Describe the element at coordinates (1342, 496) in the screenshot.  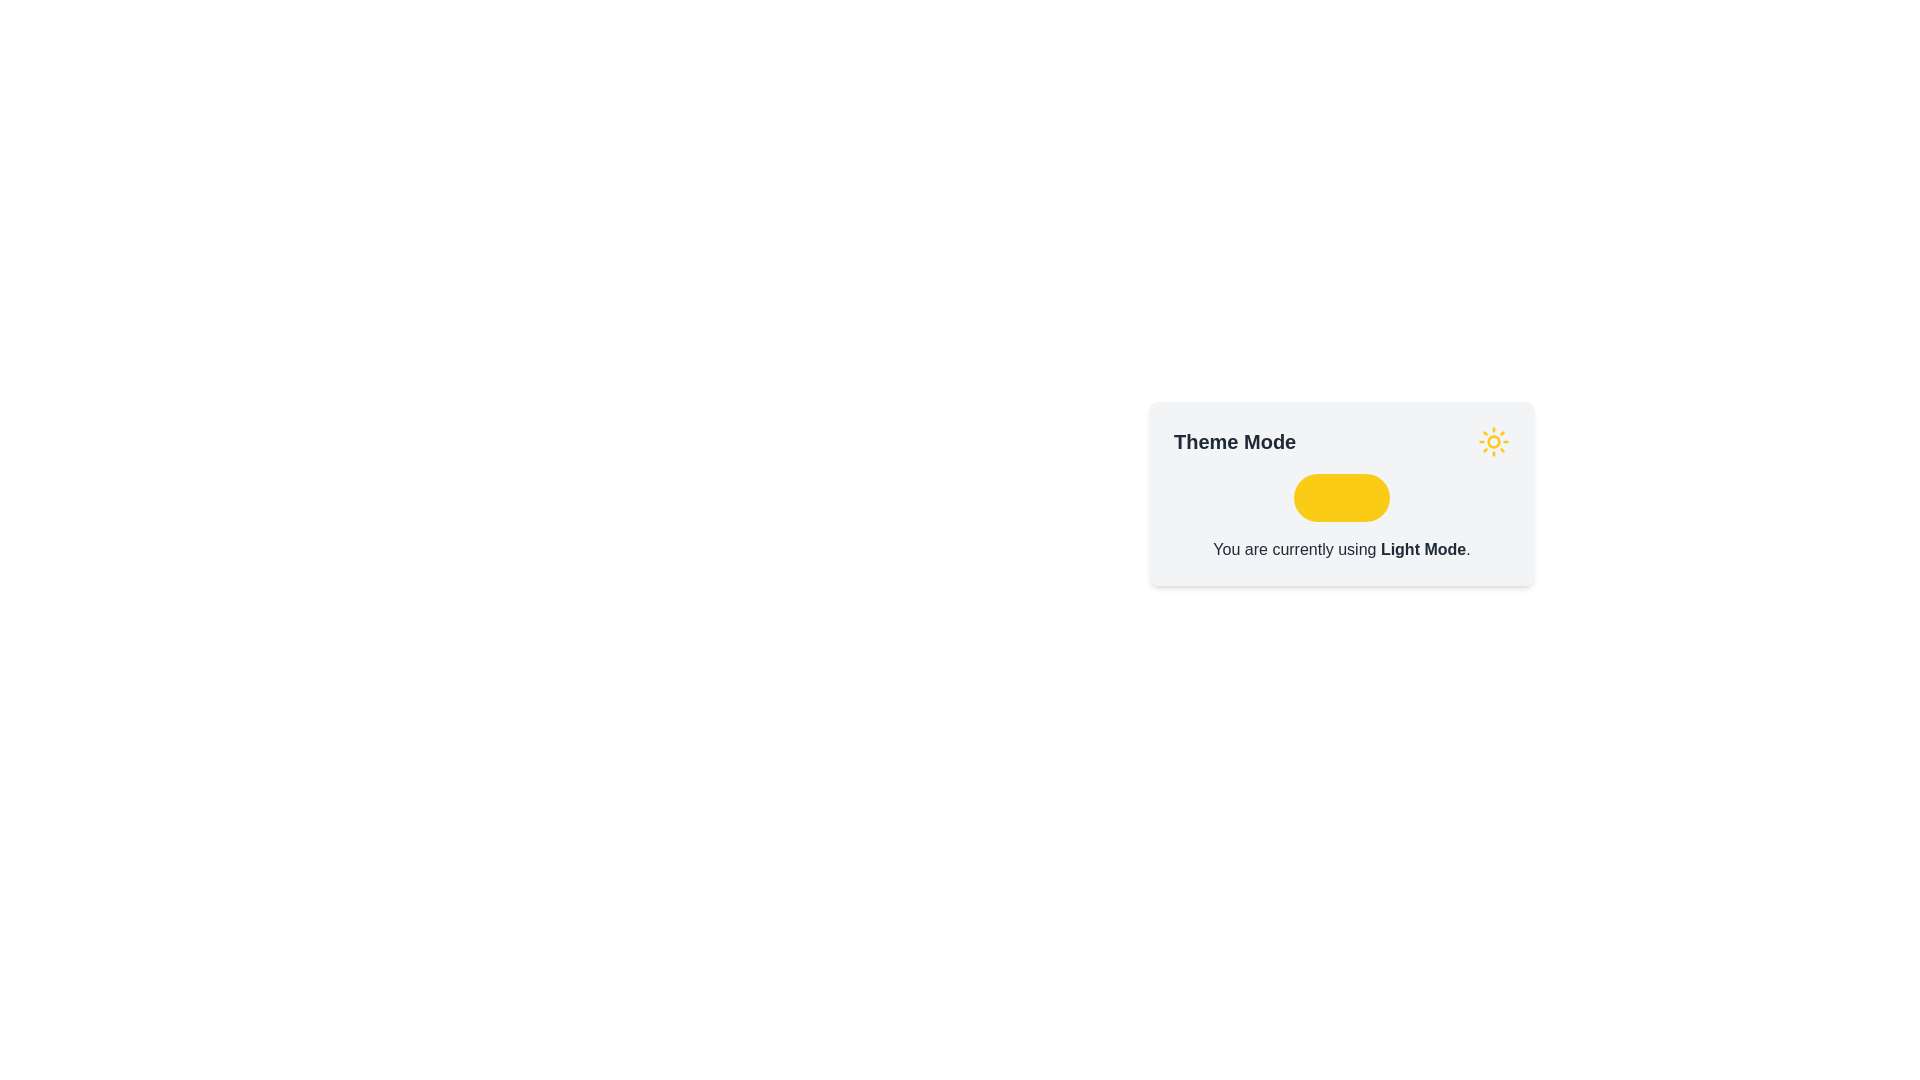
I see `the oval-shaped toggle button with a bright yellow background located in the 'Theme Mode' section` at that location.